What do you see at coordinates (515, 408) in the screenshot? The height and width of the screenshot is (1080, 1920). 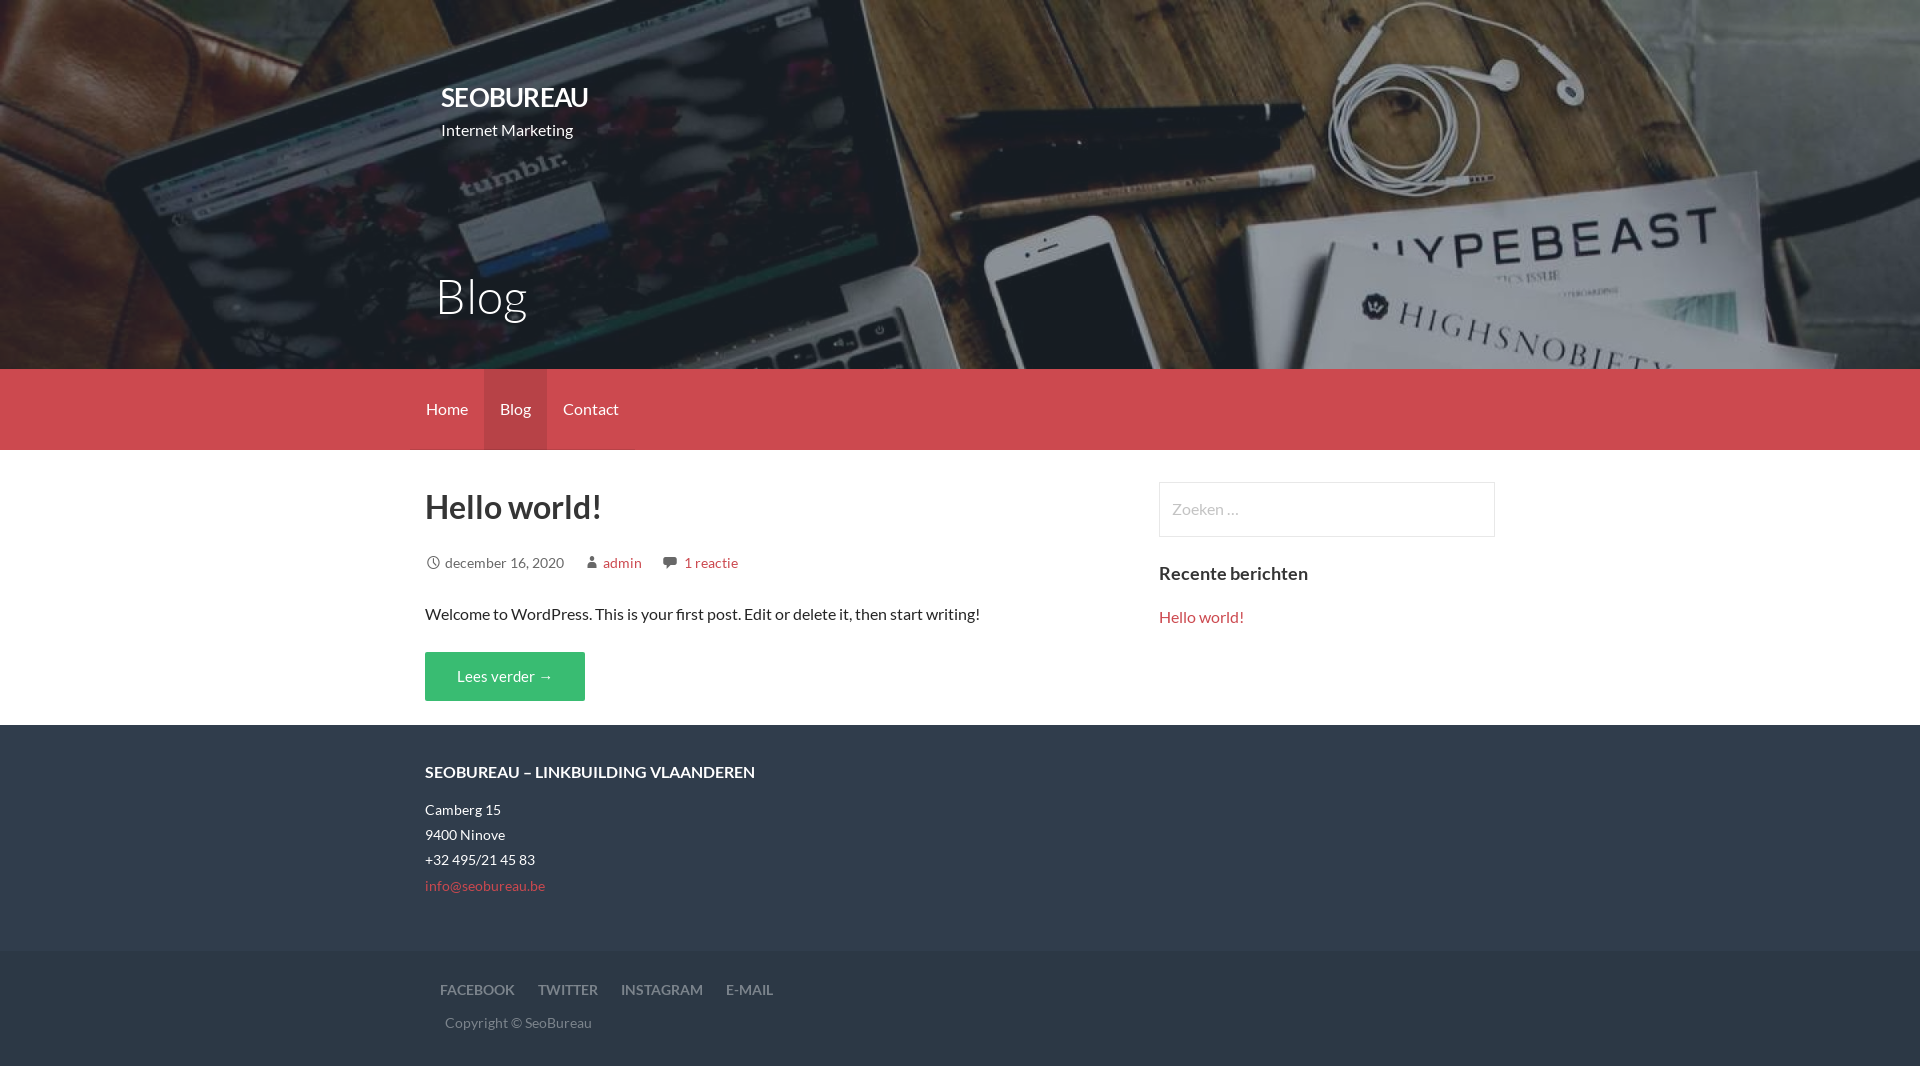 I see `'Blog'` at bounding box center [515, 408].